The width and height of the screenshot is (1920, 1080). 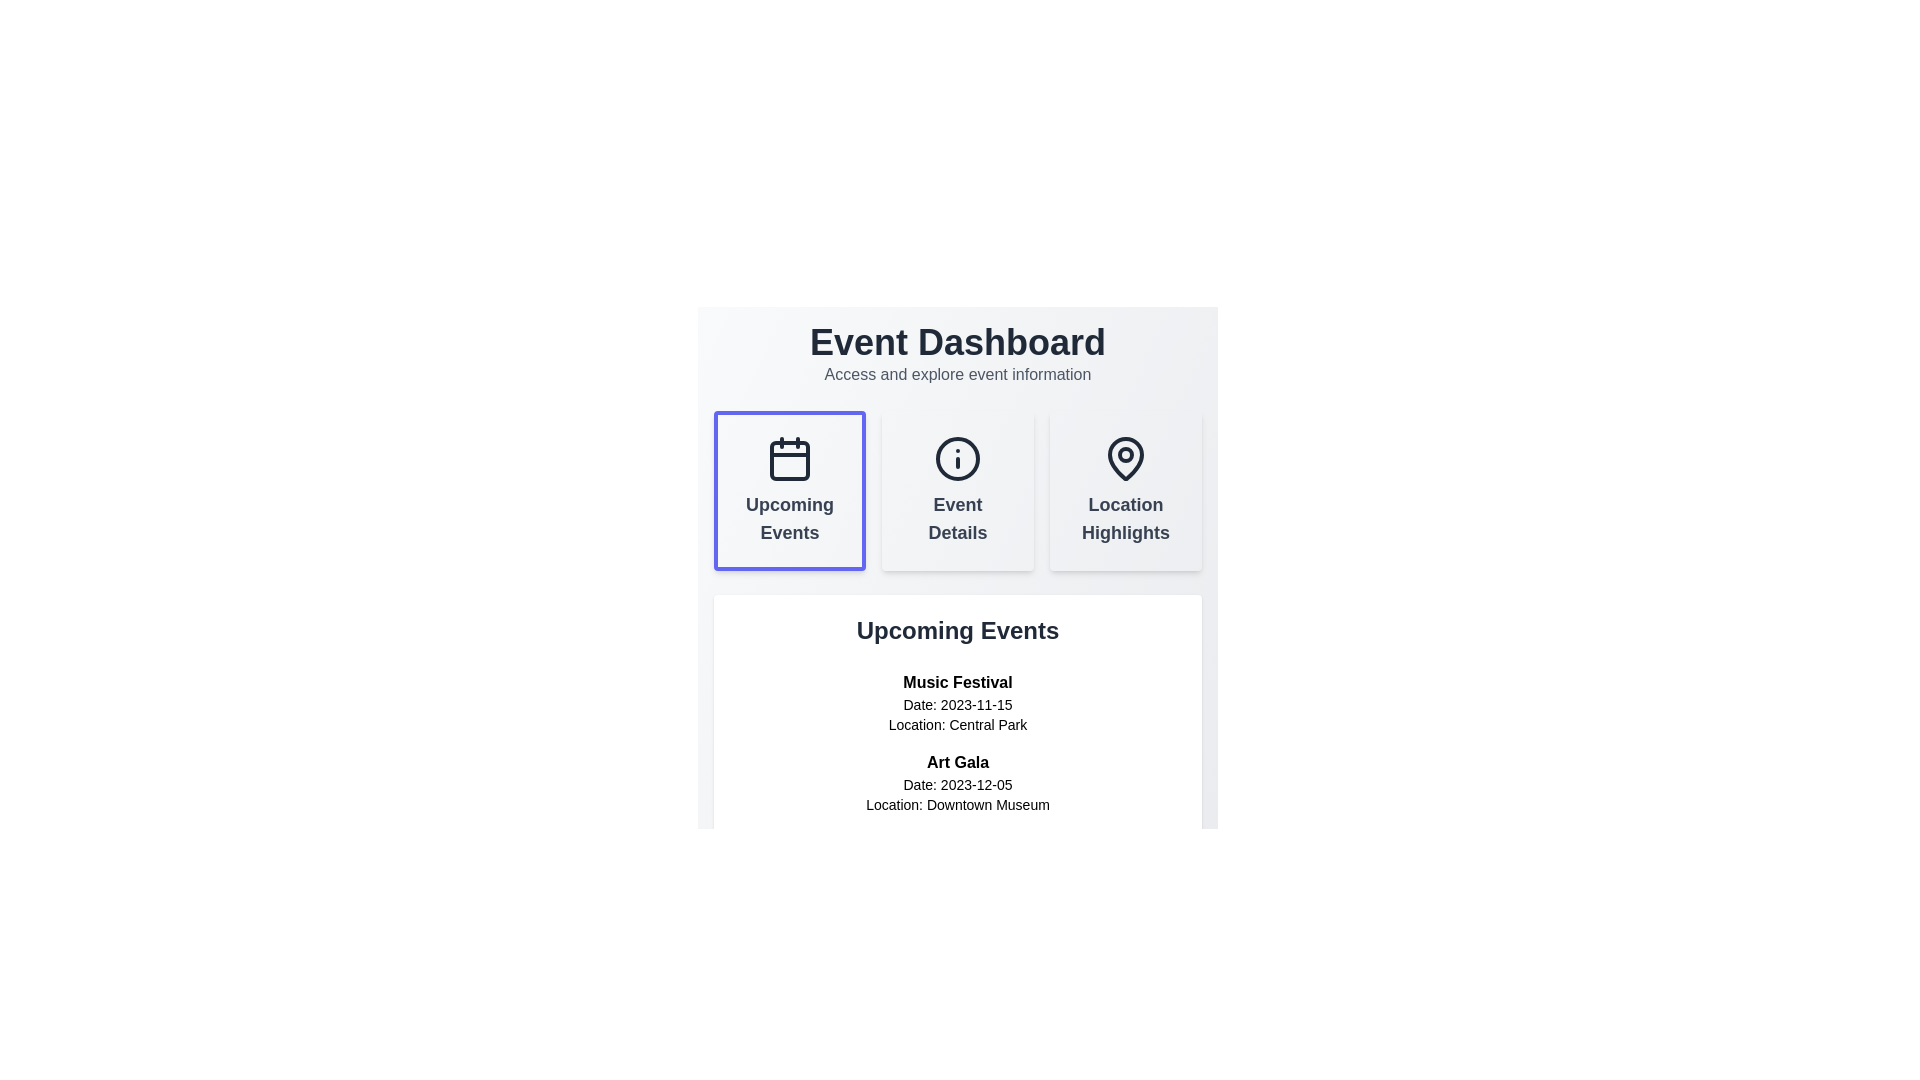 I want to click on the static text label indicating the venue of the event, 'Central Park', located beneath 'Date: 2023-11-15', so click(x=957, y=725).